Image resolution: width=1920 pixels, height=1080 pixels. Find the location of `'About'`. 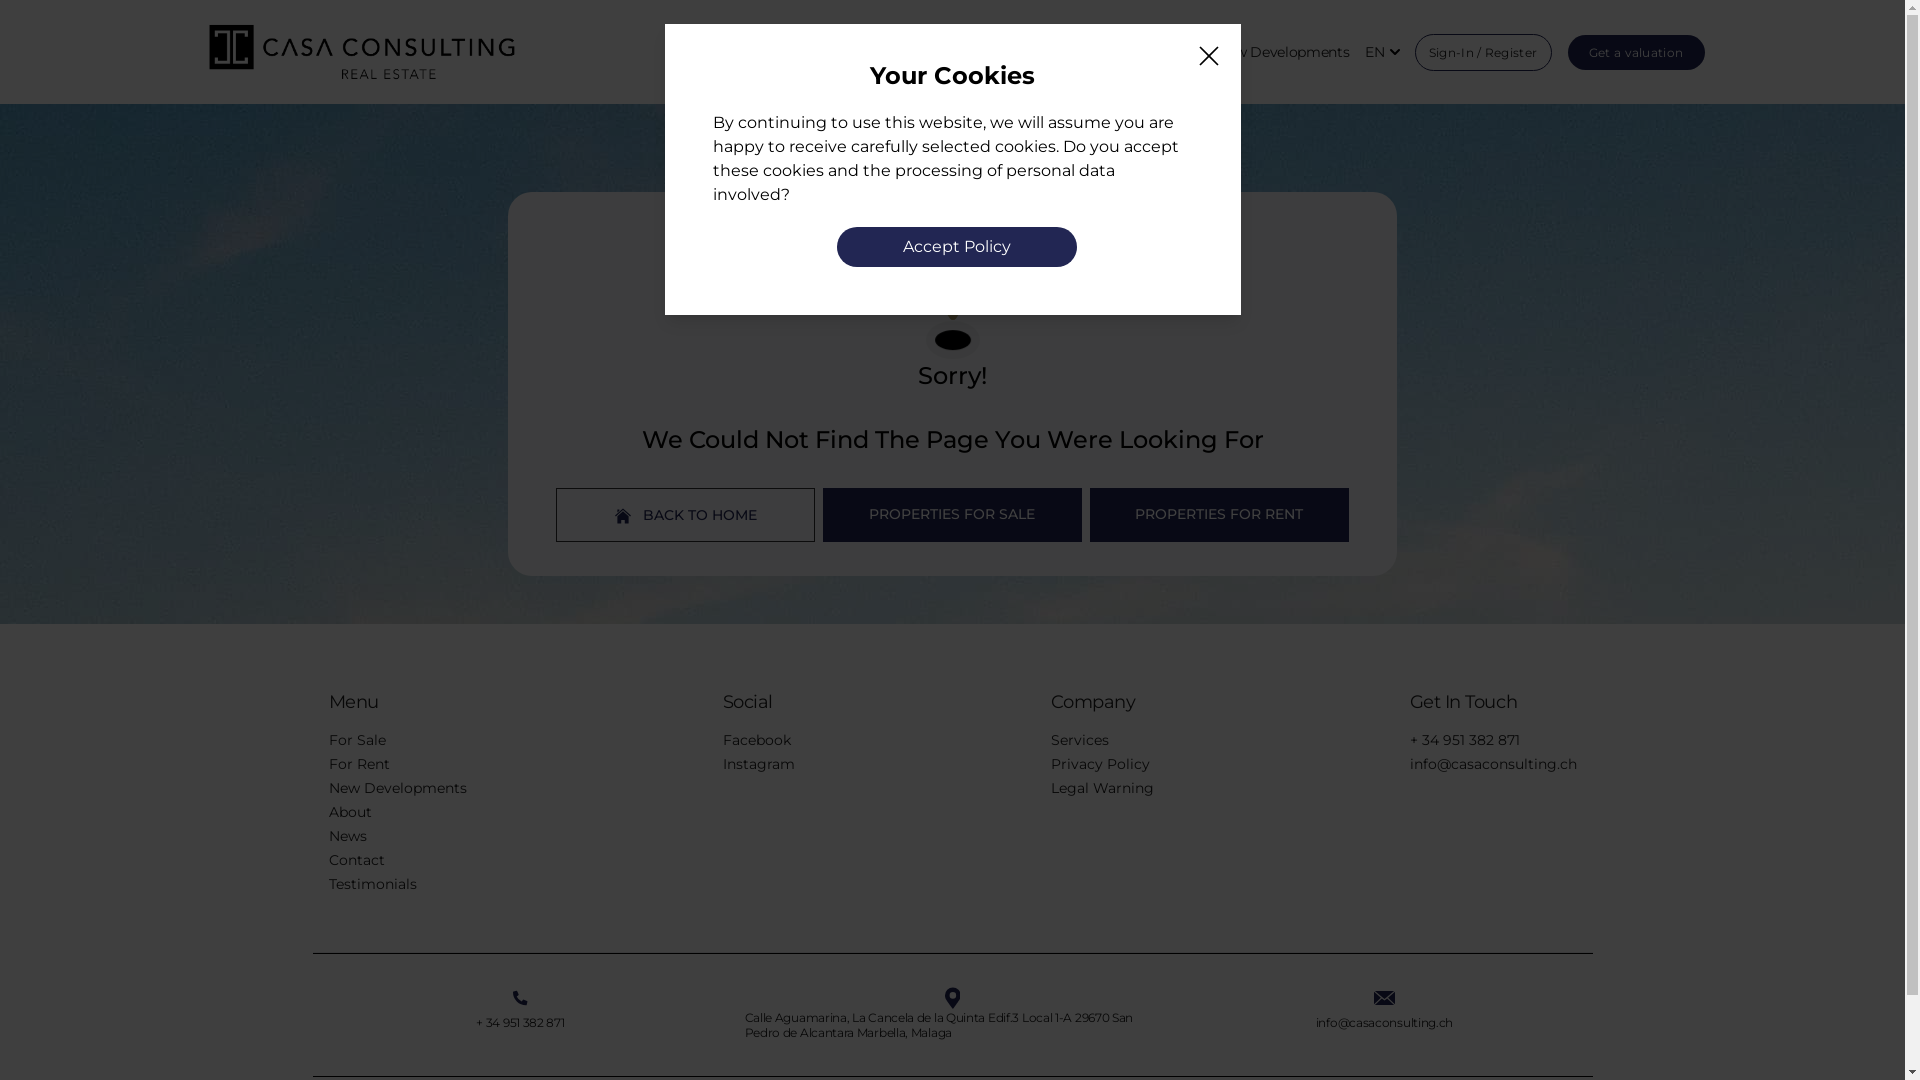

'About' is located at coordinates (349, 812).